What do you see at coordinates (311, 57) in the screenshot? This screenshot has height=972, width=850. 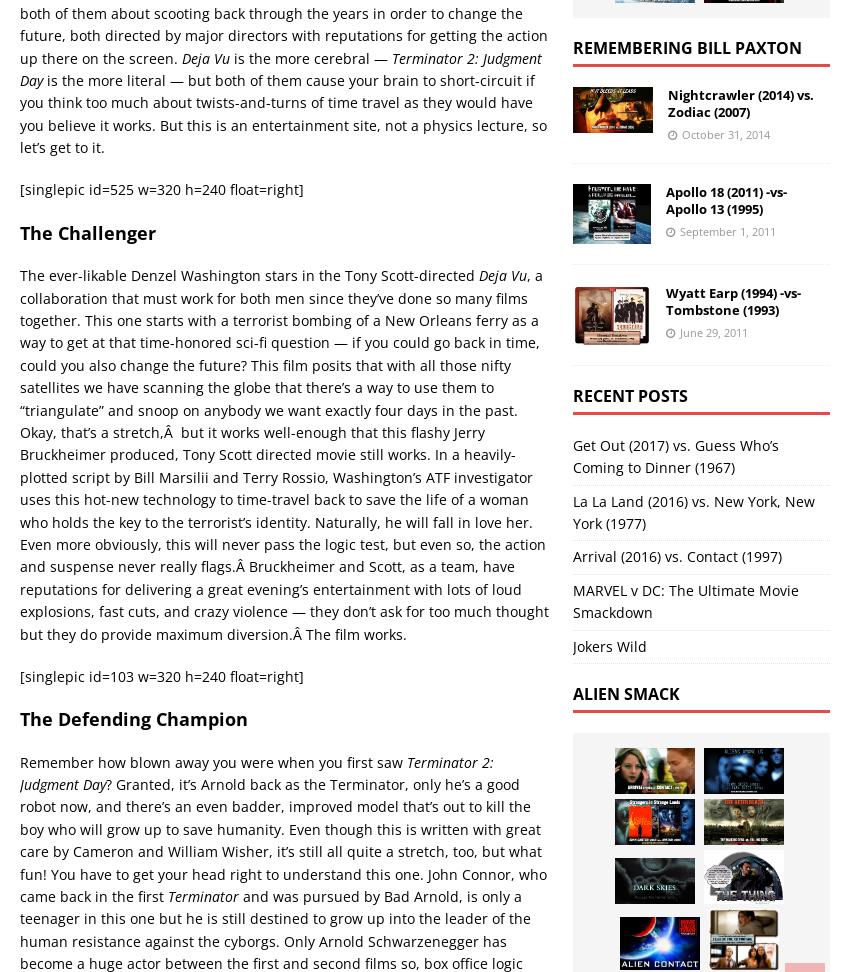 I see `'is the more cerebral —'` at bounding box center [311, 57].